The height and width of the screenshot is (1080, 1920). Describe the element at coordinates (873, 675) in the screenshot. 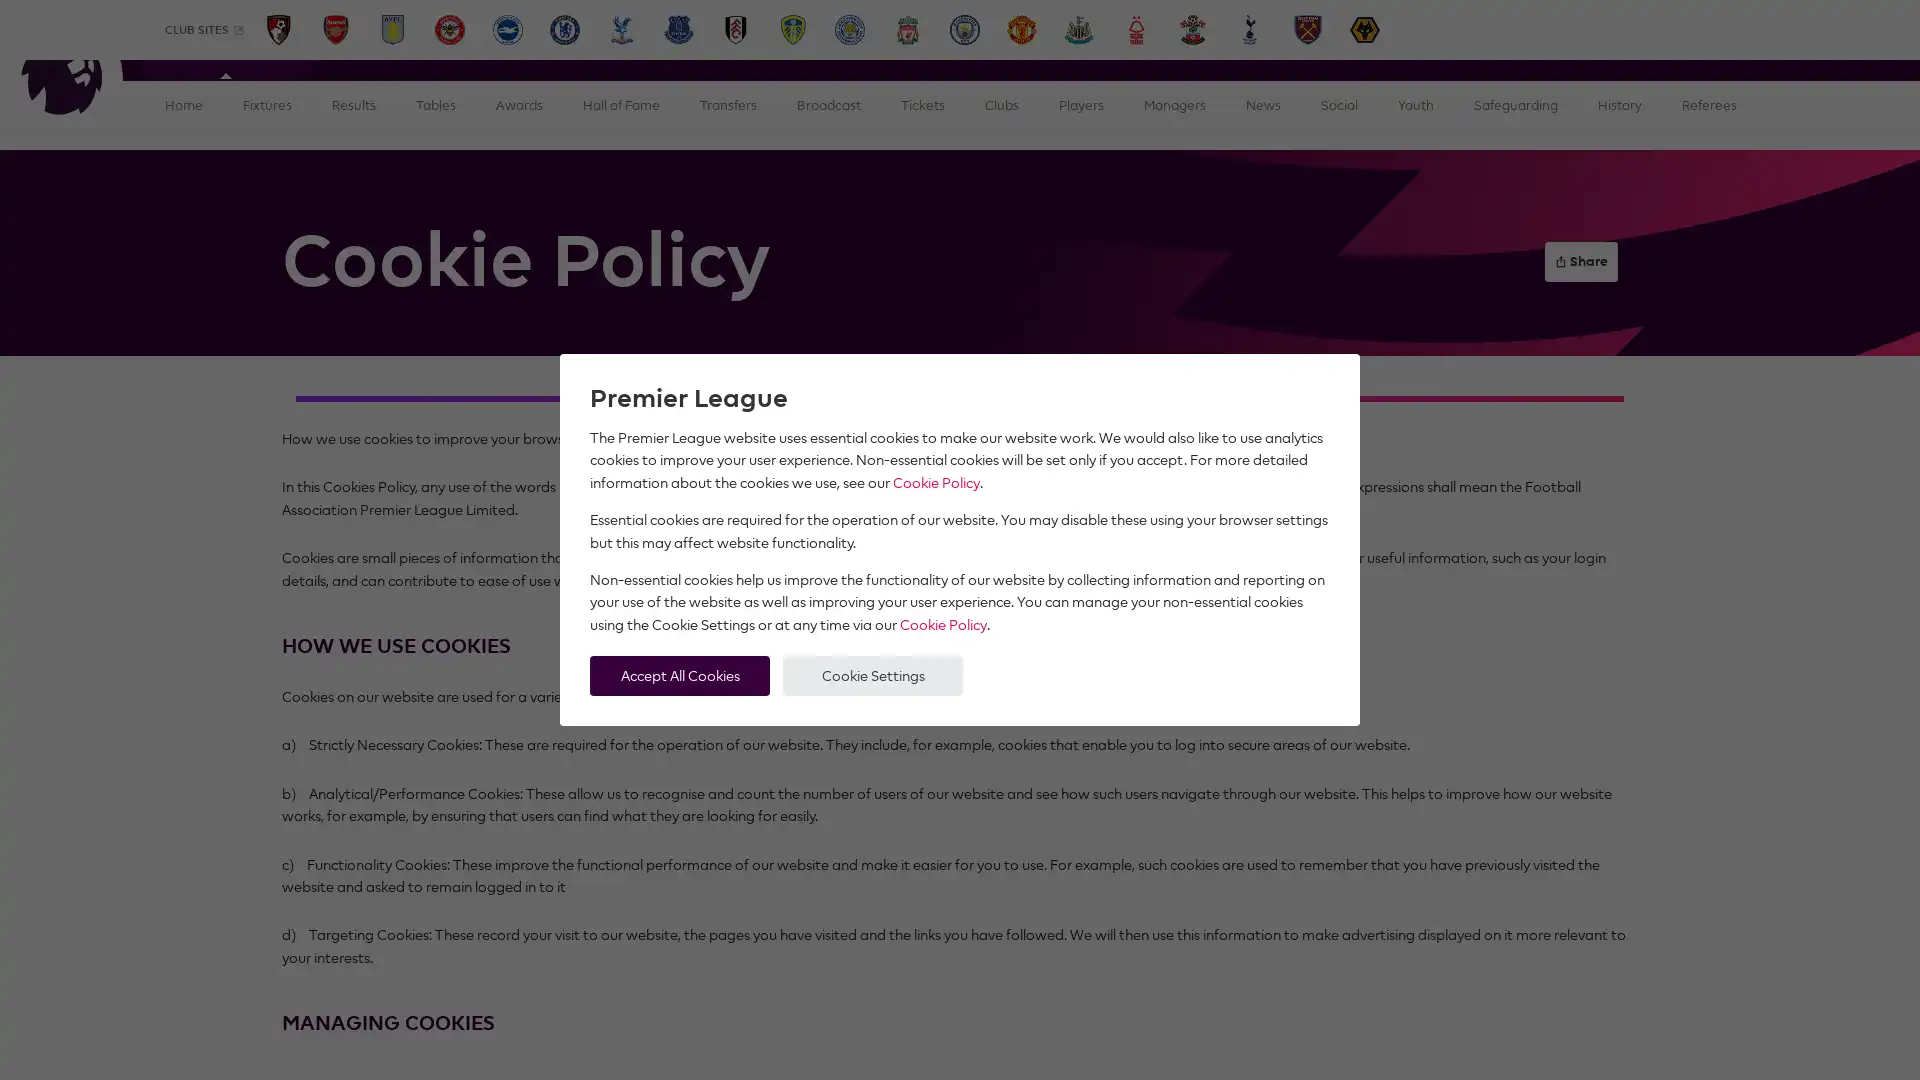

I see `Cookie Settings` at that location.